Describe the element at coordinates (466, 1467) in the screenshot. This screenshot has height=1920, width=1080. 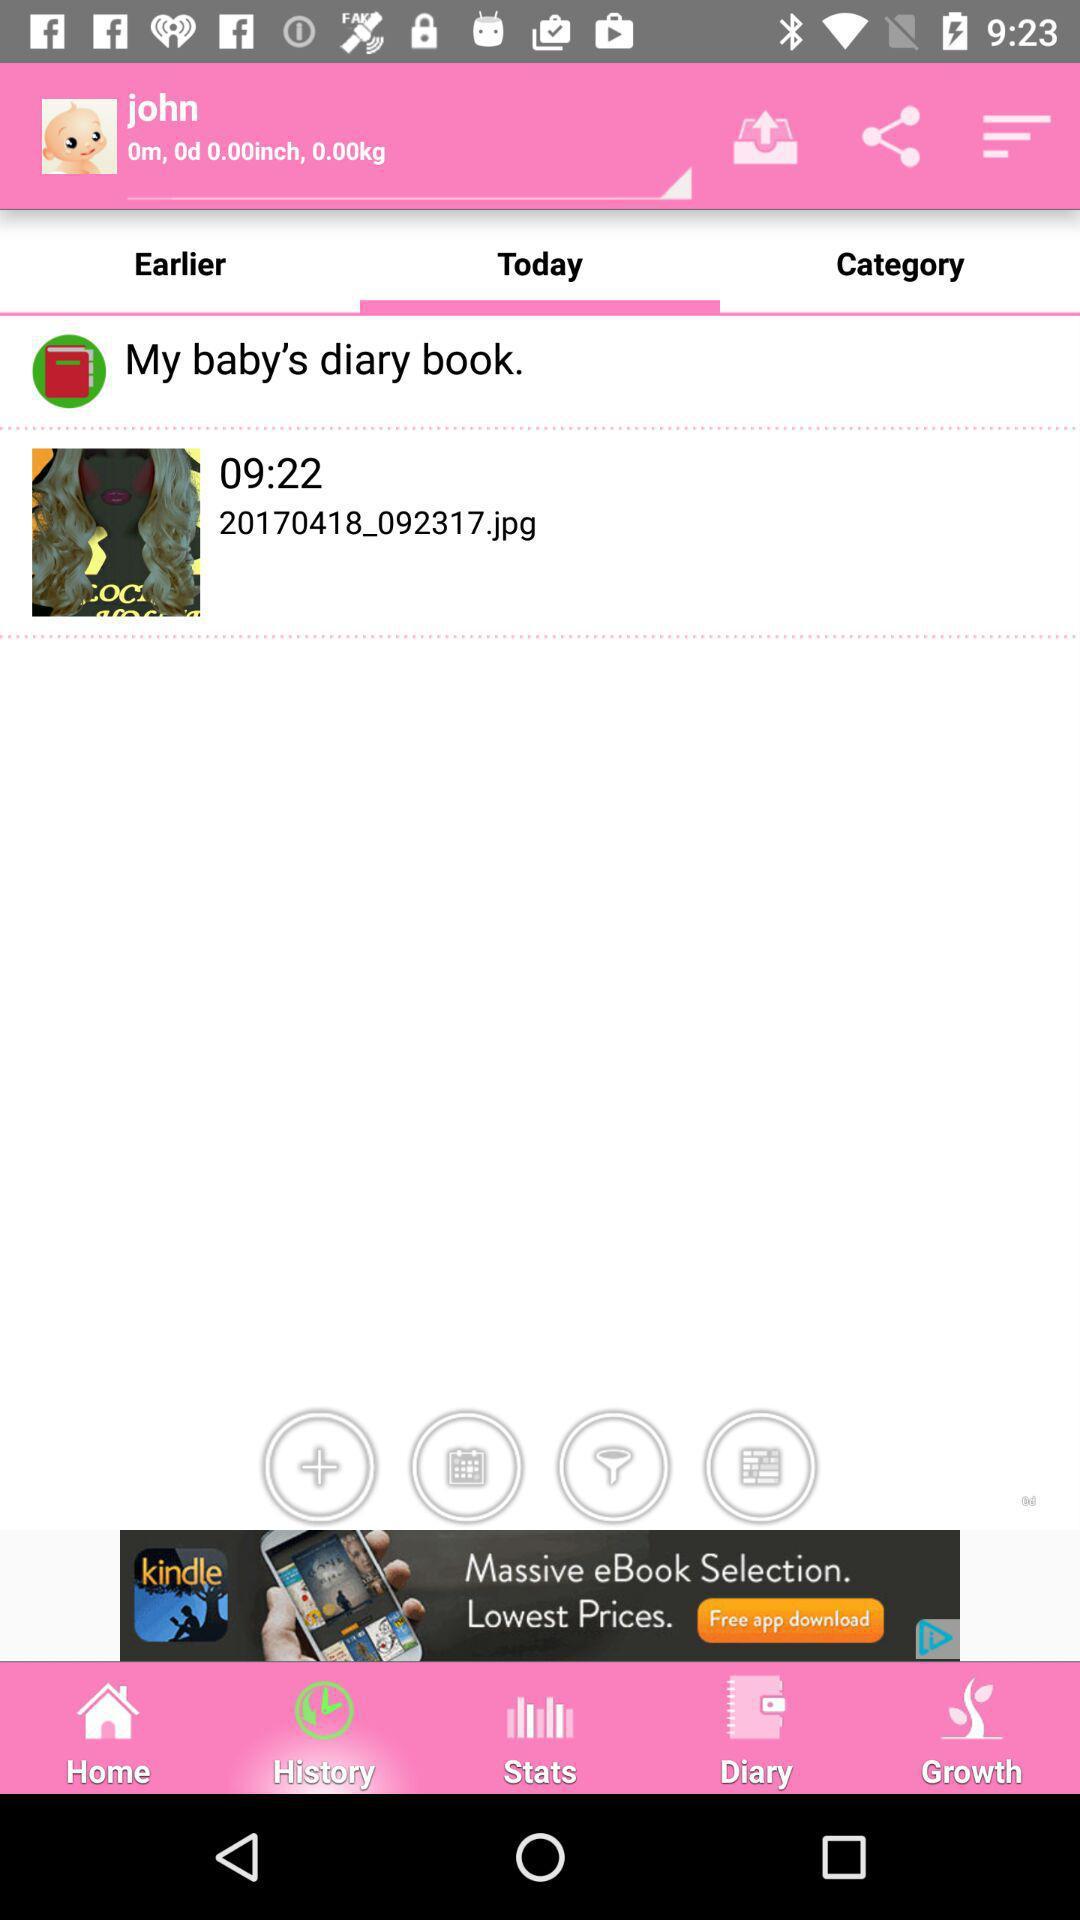
I see `calendar` at that location.